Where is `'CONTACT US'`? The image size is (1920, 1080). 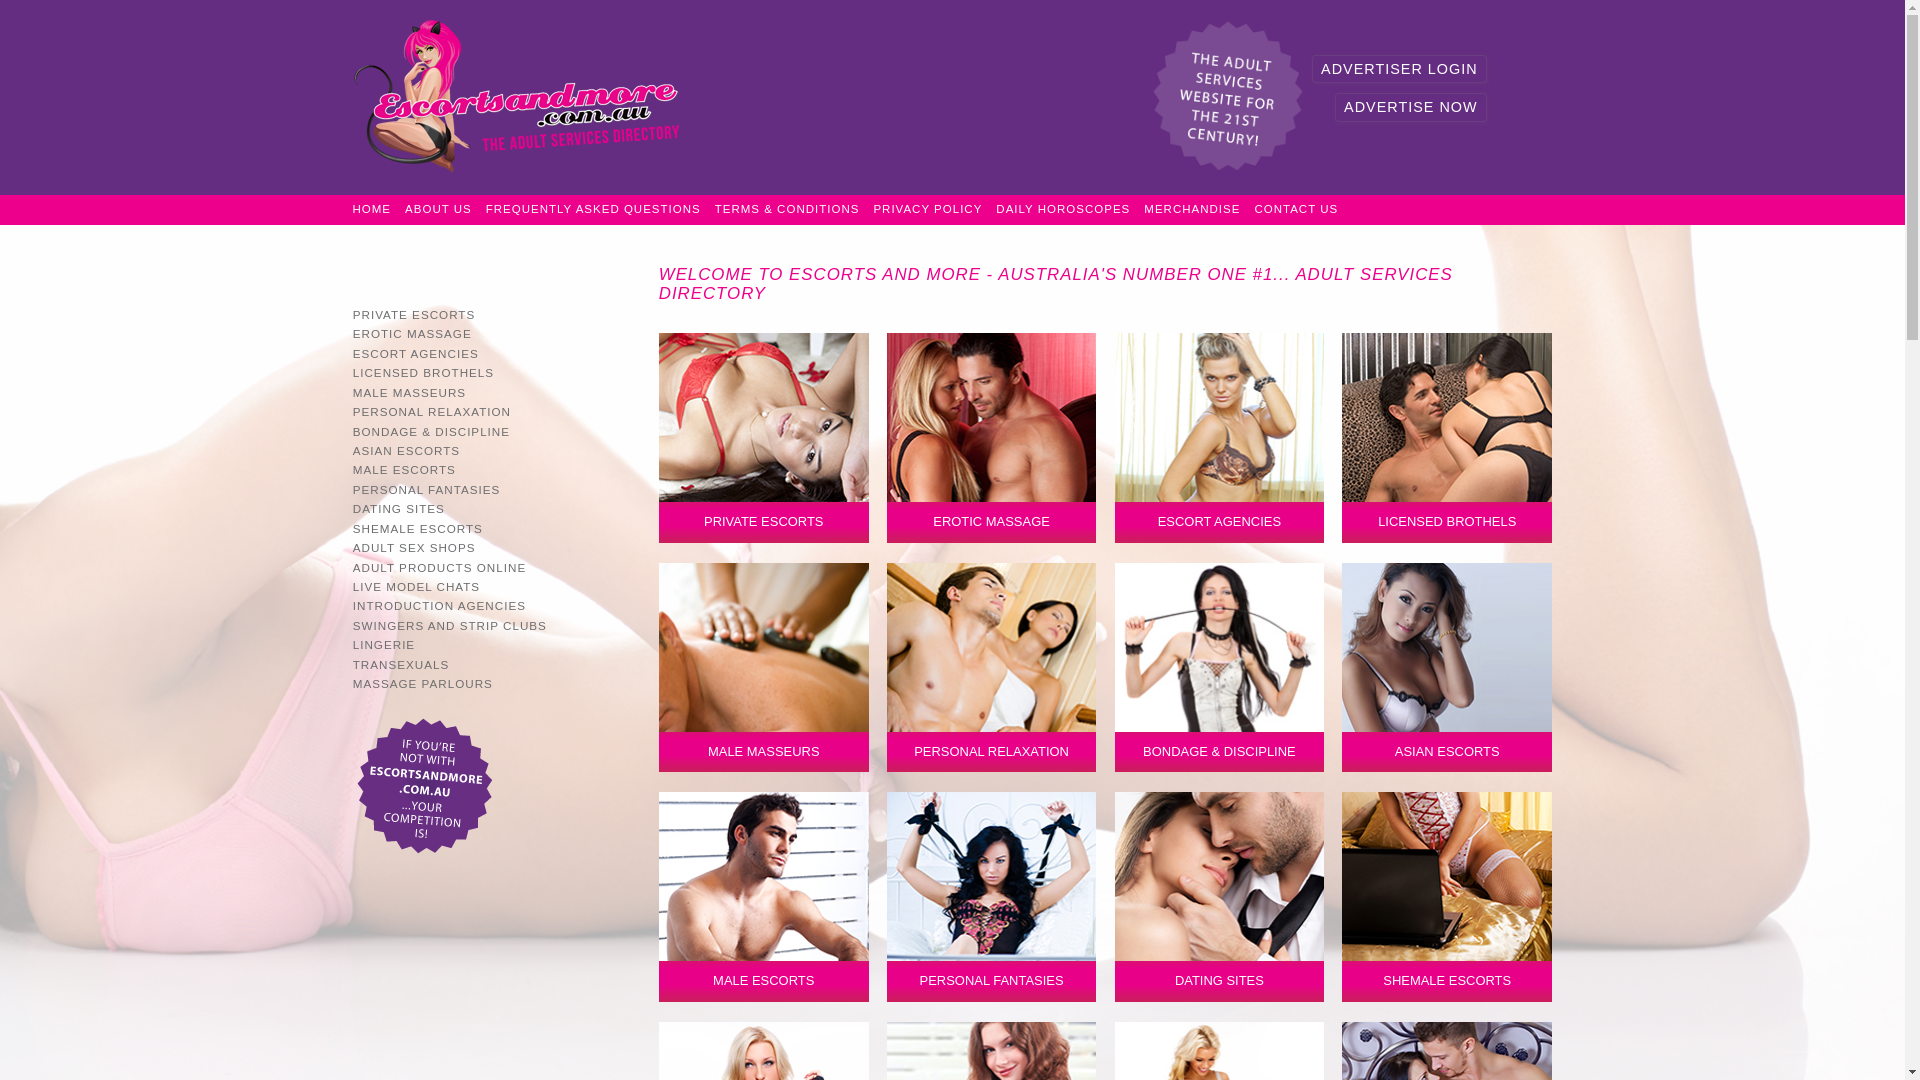
'CONTACT US' is located at coordinates (1296, 209).